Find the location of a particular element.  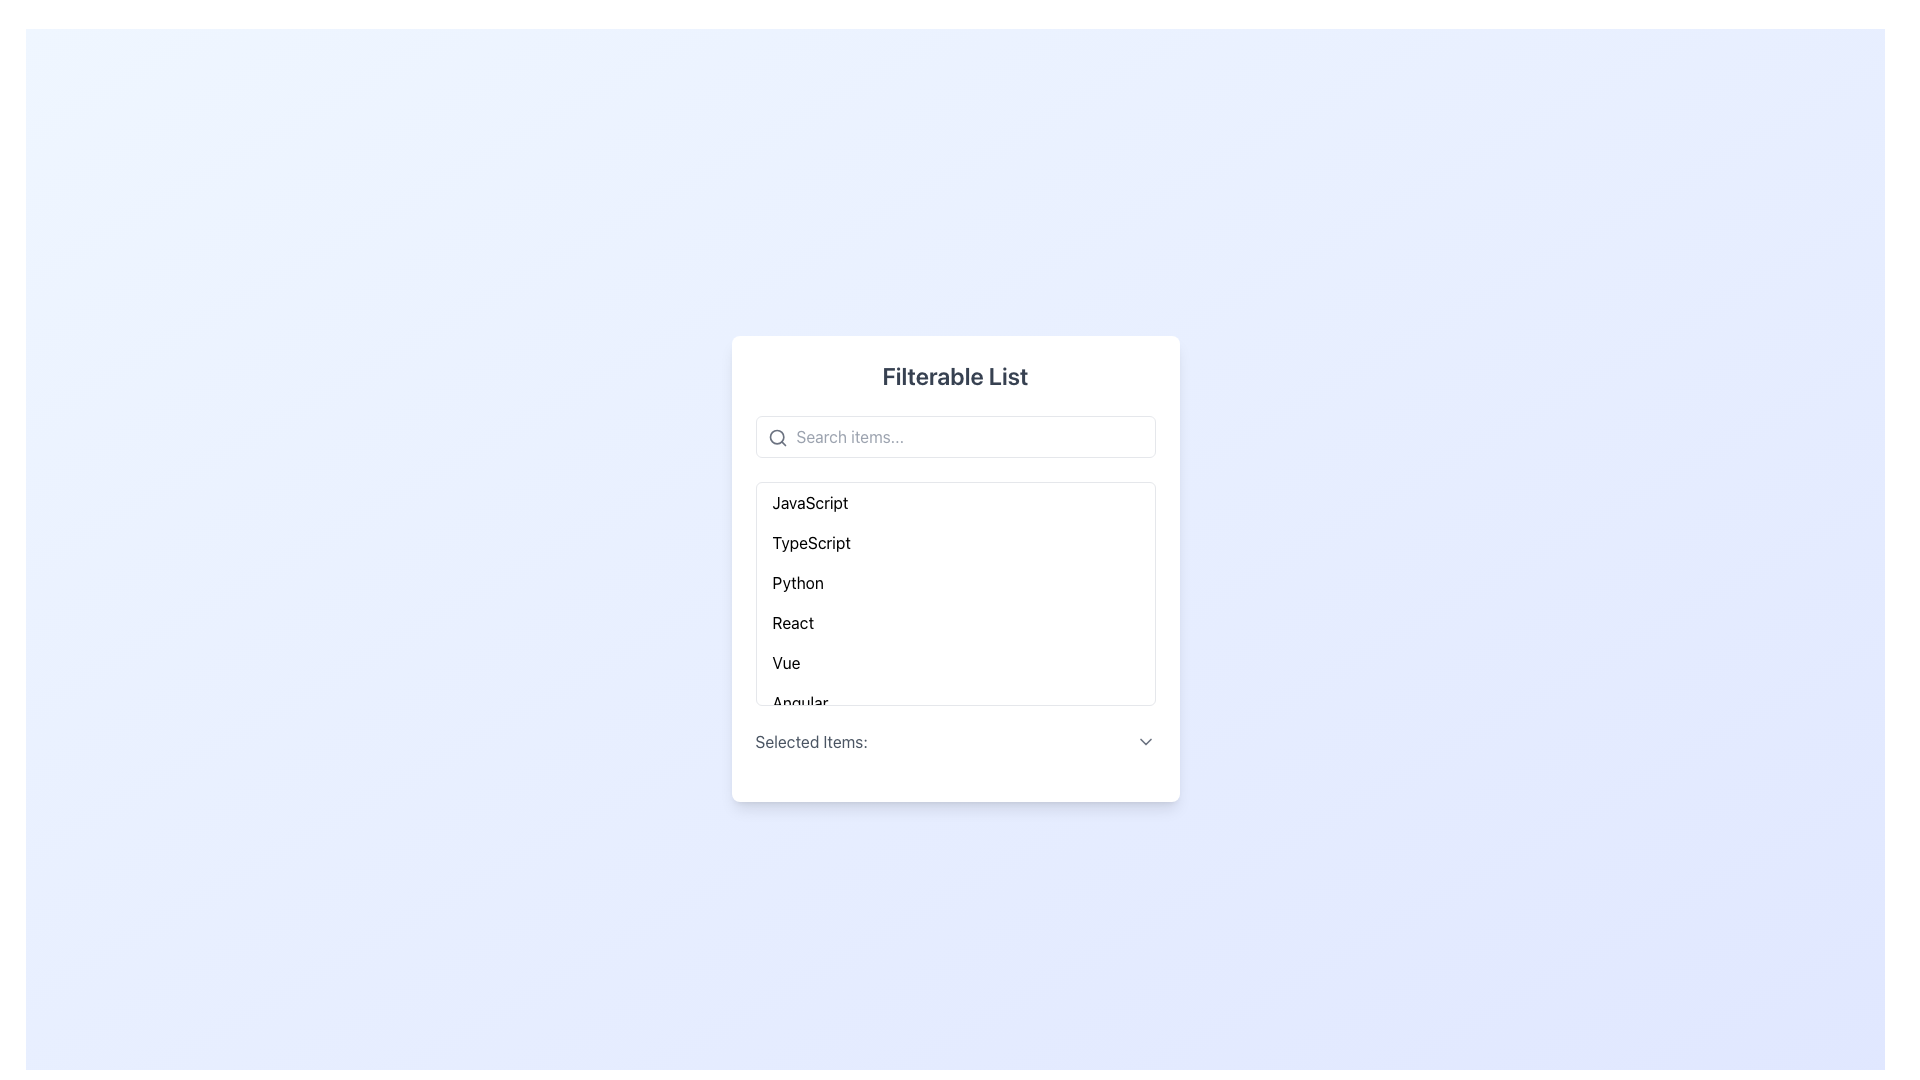

to select the 'Angular' list item, which is the sixth item in a vertical list, positioned under 'Vue' is located at coordinates (954, 701).